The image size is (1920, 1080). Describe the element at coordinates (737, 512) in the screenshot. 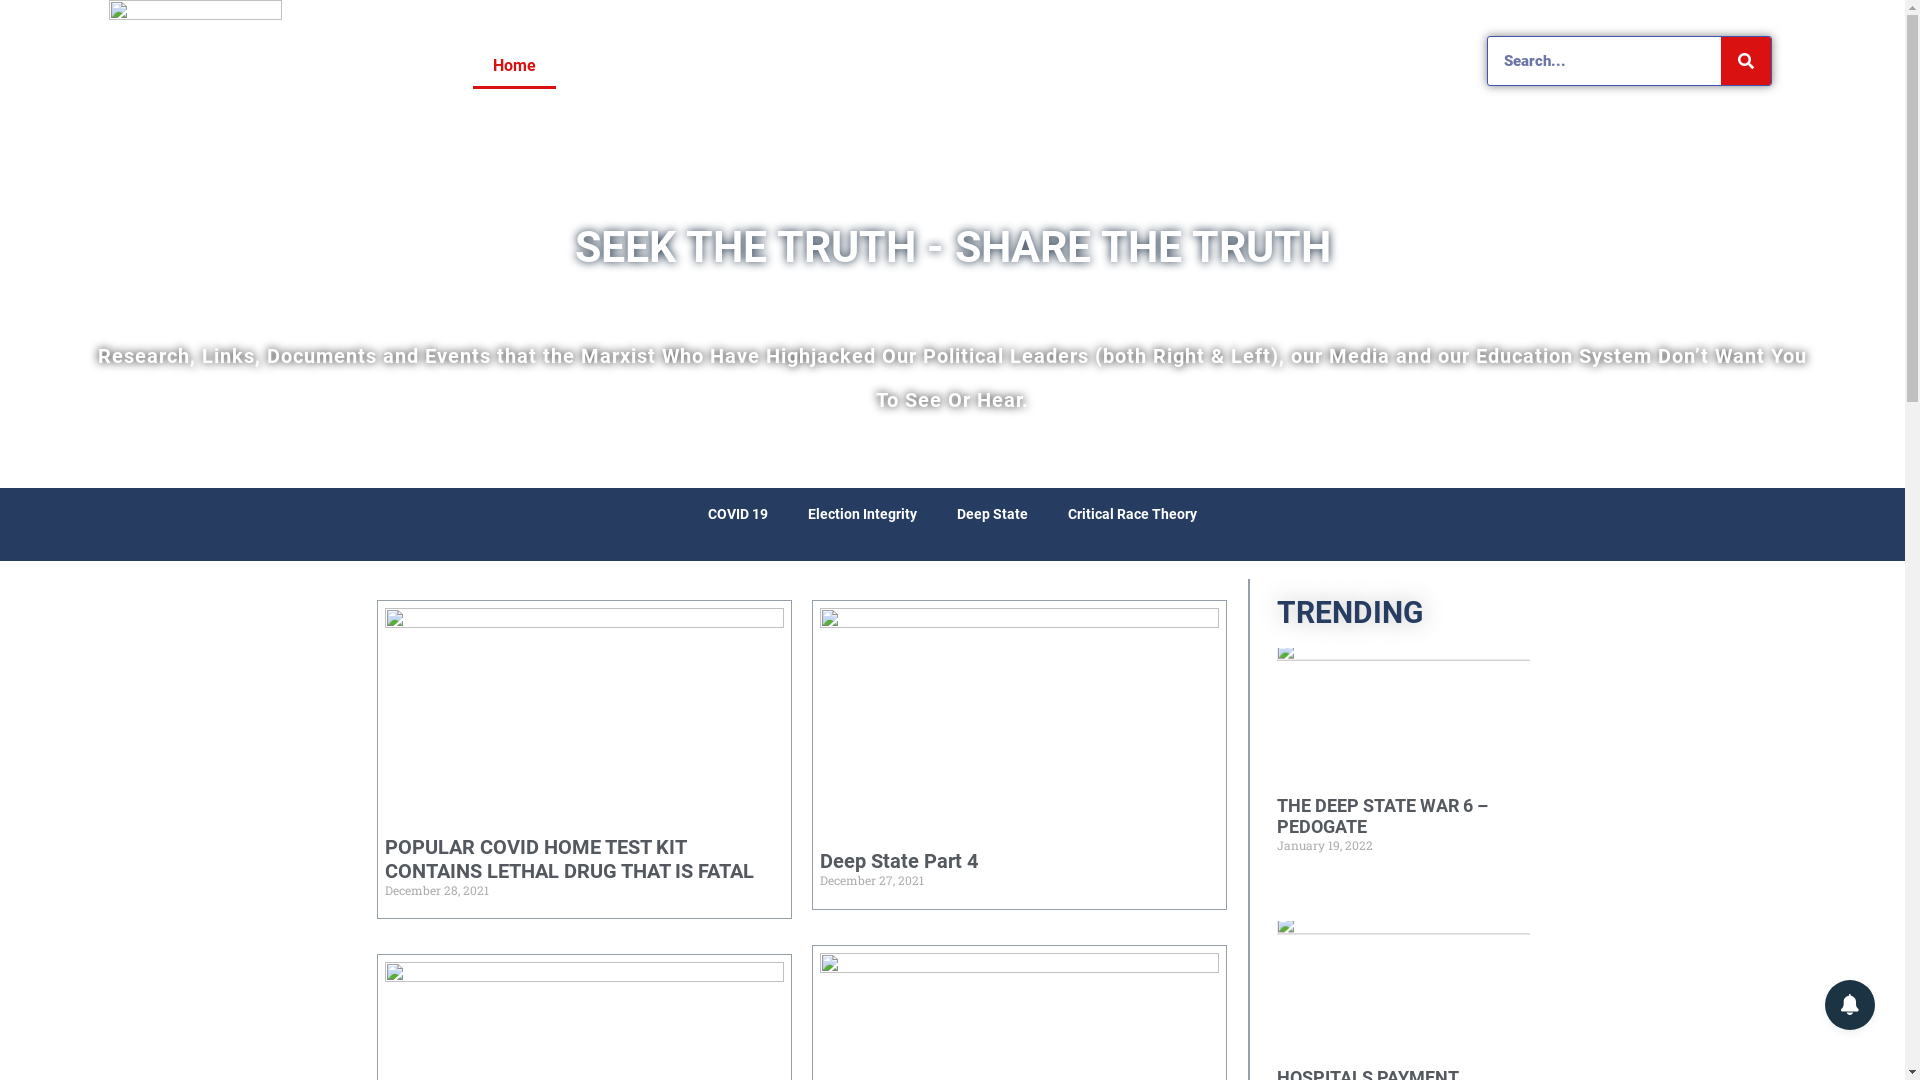

I see `'COVID 19'` at that location.